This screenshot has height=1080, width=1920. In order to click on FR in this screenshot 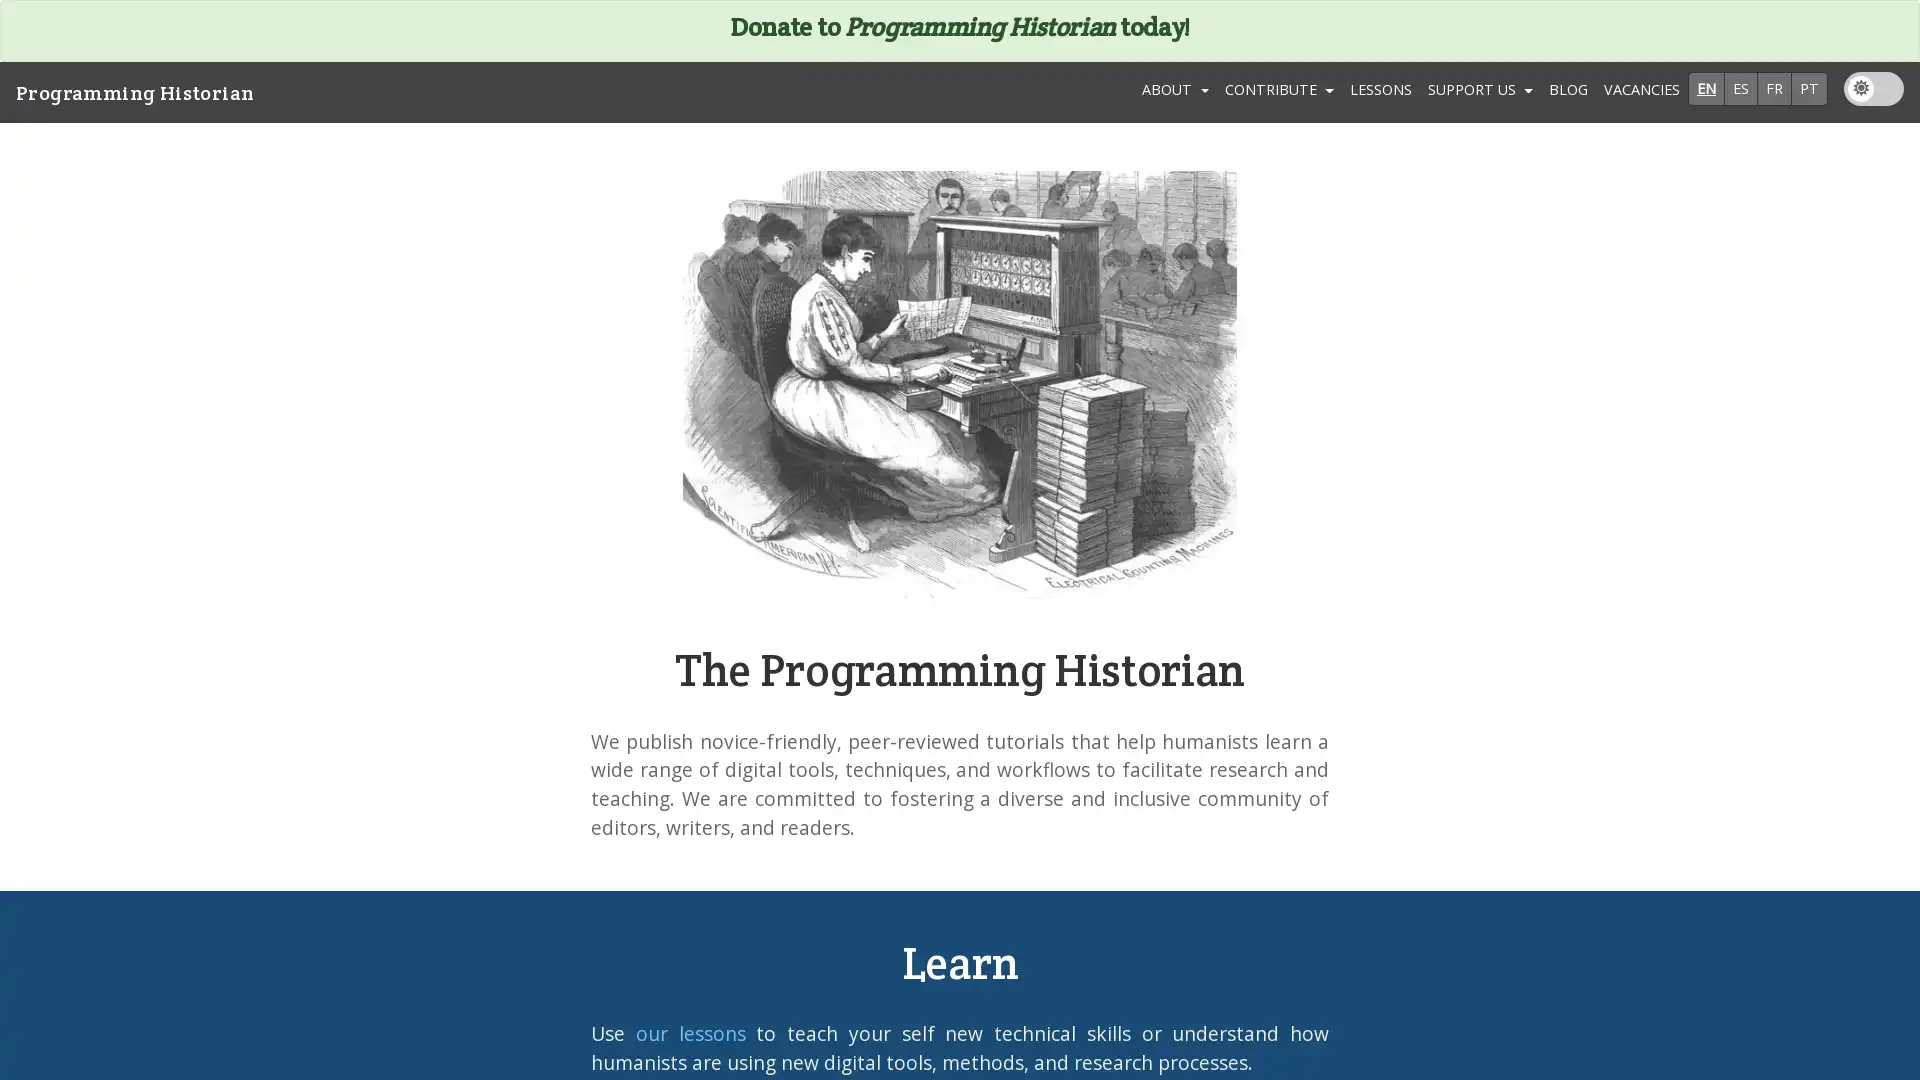, I will do `click(1774, 87)`.